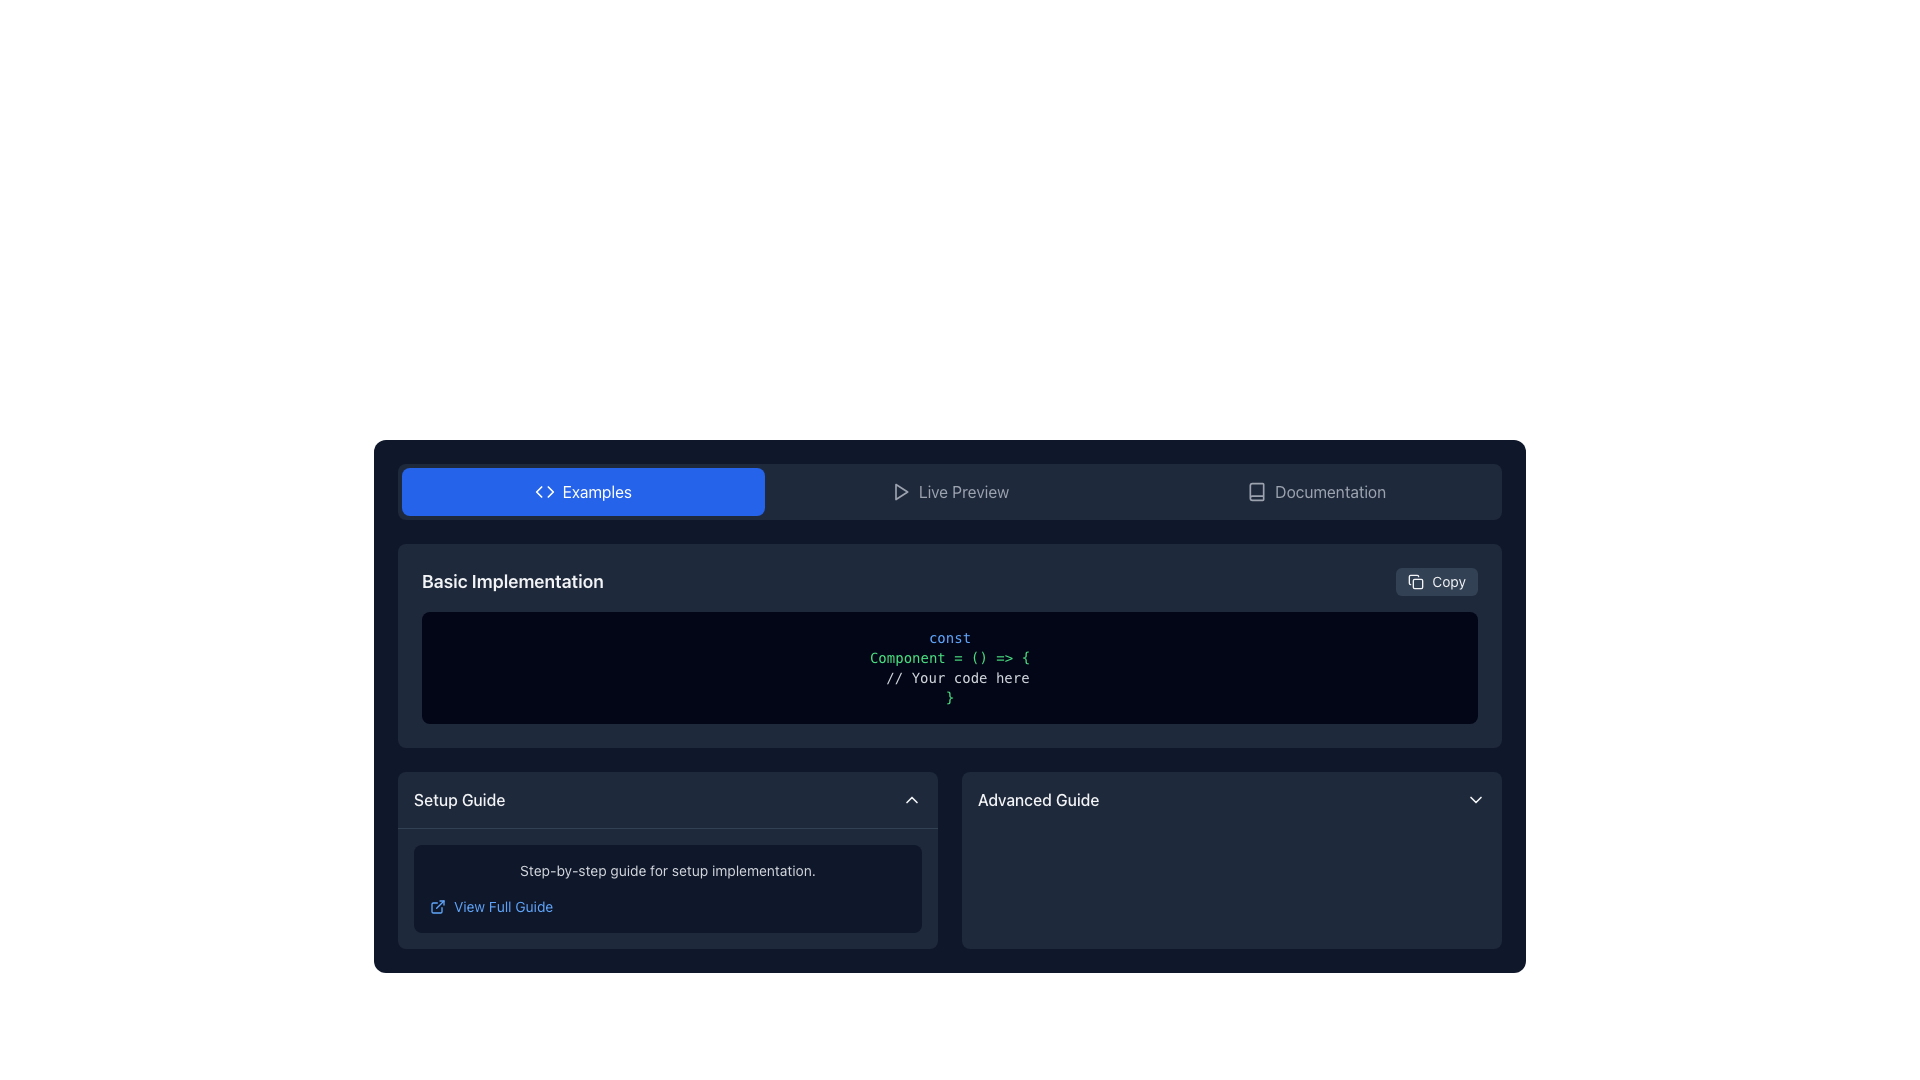  I want to click on the hyperlink with the associated icon located in the 'Setup Guide' panel at the bottom-left area of the interface, so click(491, 906).